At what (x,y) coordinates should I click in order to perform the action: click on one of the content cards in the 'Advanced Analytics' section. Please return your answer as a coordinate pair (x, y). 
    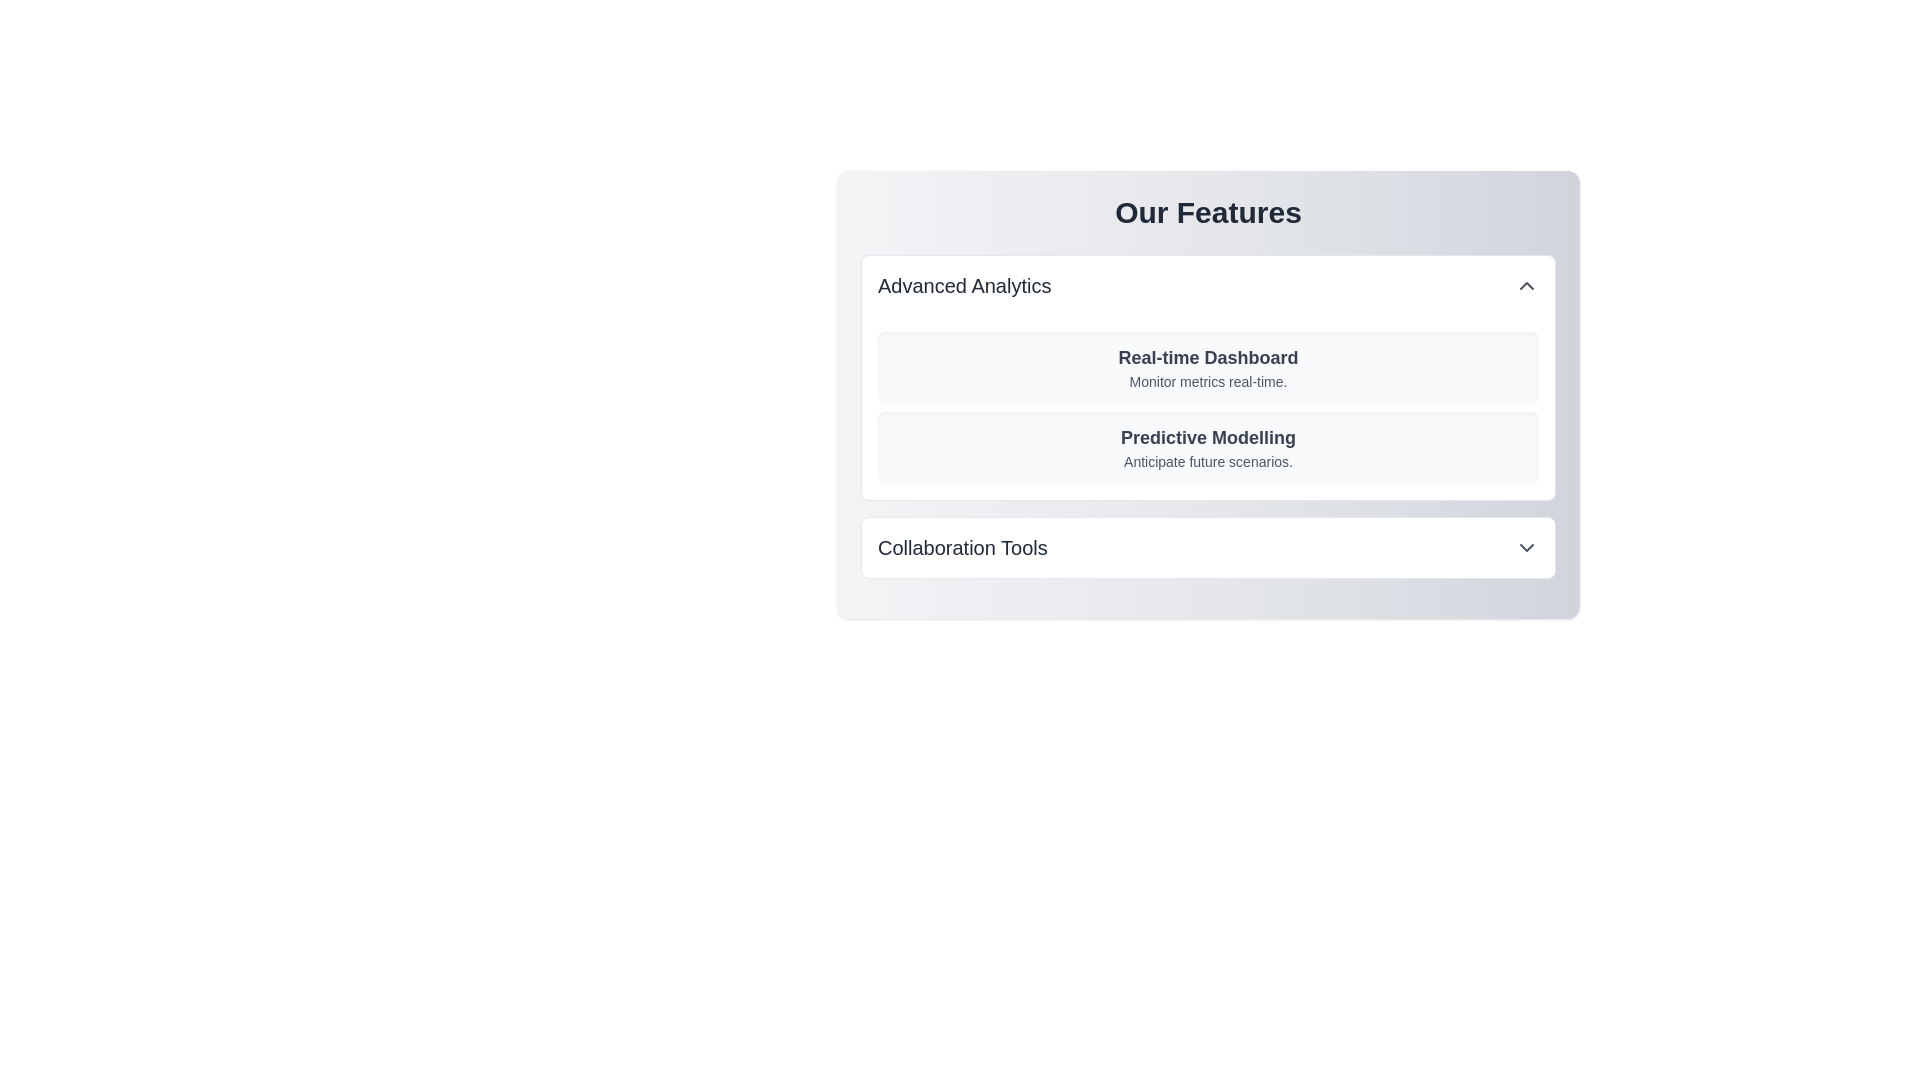
    Looking at the image, I should click on (1207, 378).